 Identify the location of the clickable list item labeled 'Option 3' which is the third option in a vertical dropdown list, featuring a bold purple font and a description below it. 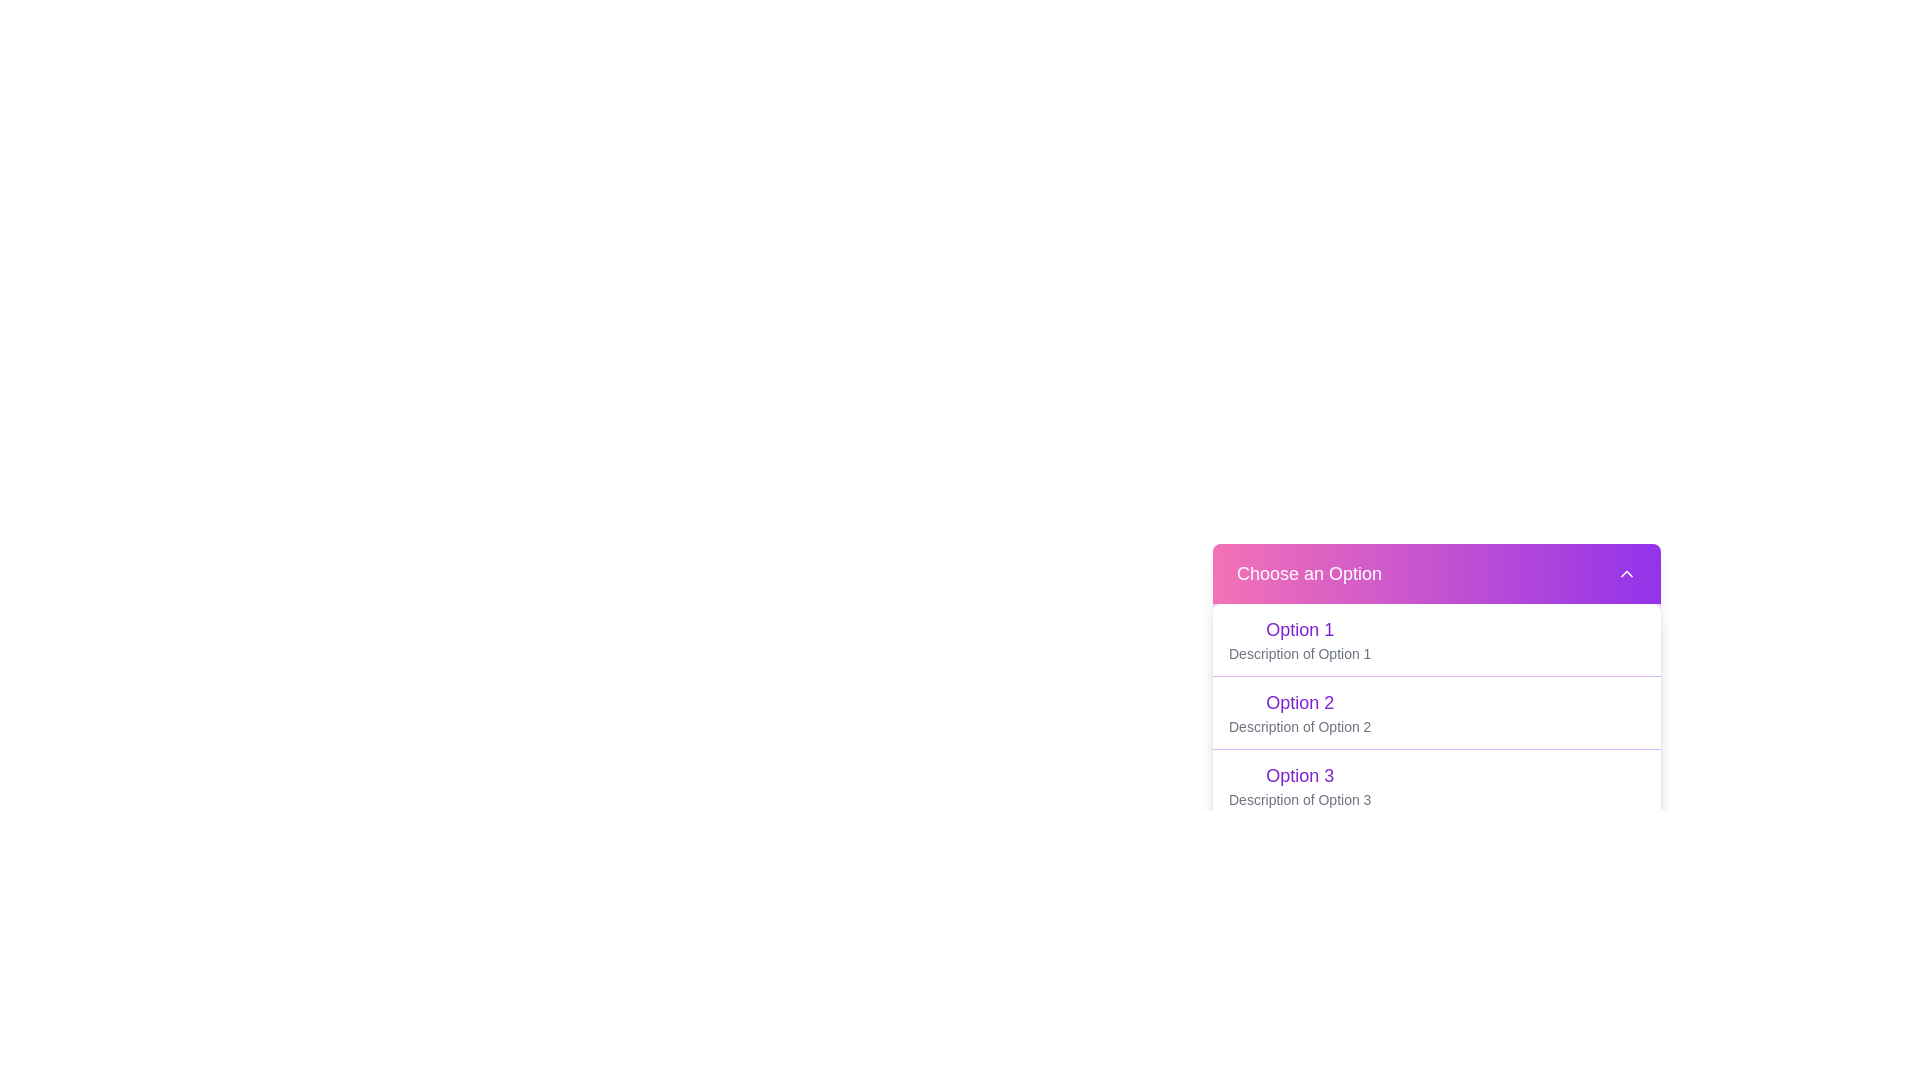
(1300, 785).